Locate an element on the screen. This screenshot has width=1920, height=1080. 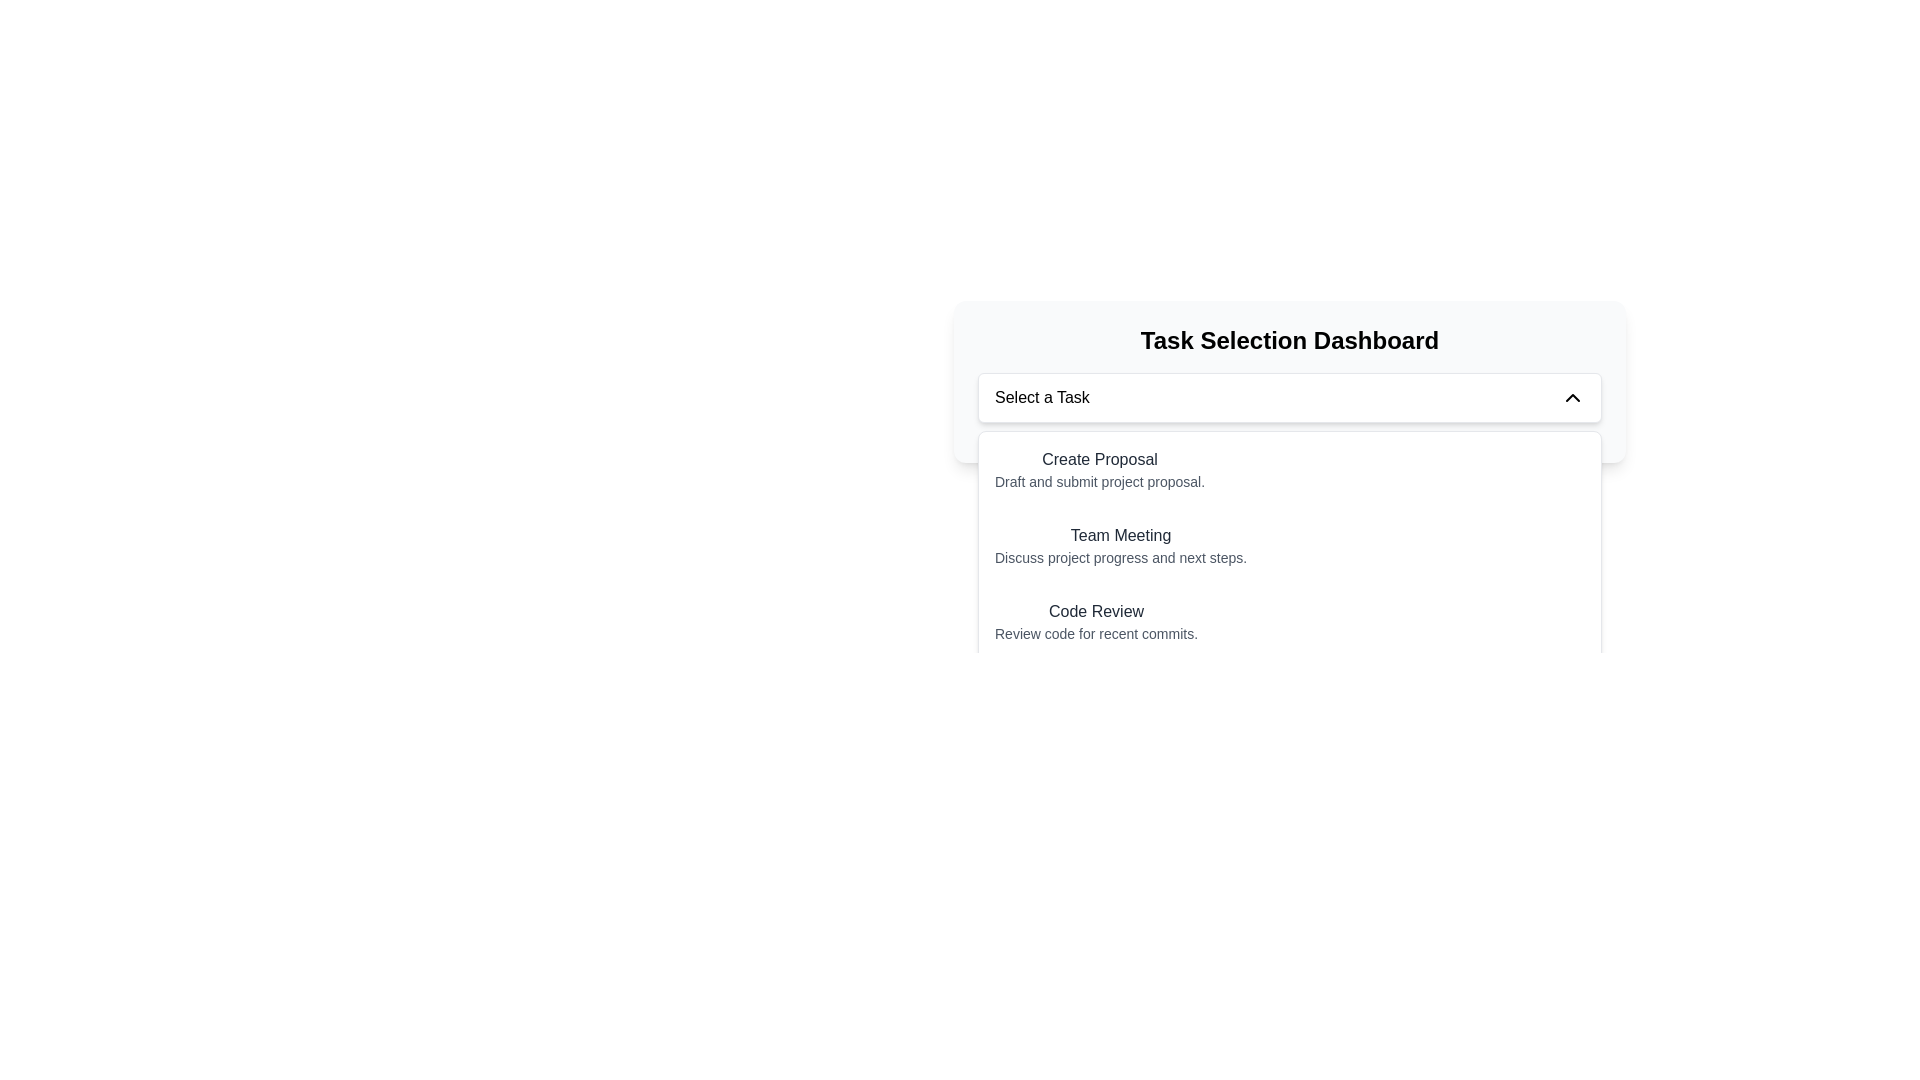
description of the label text that says 'Draft and submit project proposal', which is positioned below the 'Create Proposal' header in the menu dropdown is located at coordinates (1098, 482).